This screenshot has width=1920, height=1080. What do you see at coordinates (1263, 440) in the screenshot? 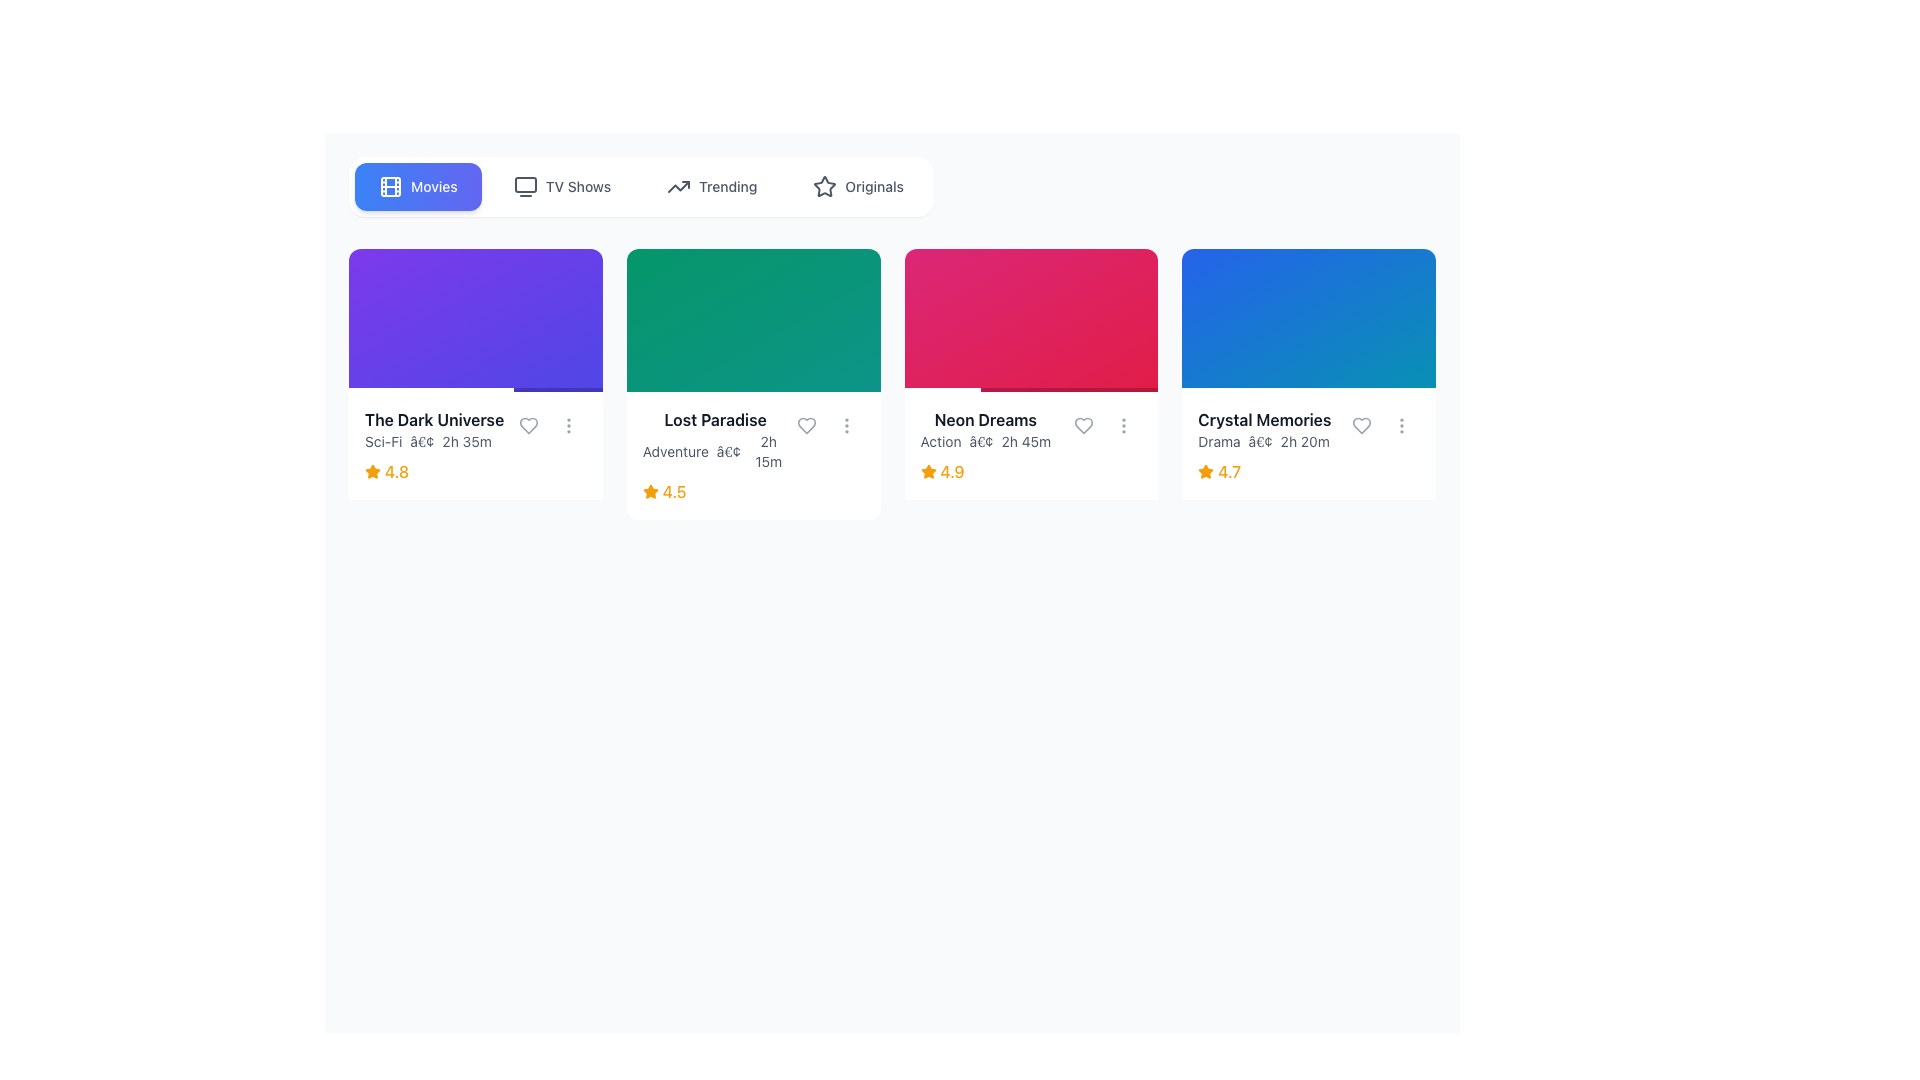
I see `text displayed in the label showing 'Drama • 2h 20m' located at the bottom right of the 'Crystal Memories' content card` at bounding box center [1263, 440].